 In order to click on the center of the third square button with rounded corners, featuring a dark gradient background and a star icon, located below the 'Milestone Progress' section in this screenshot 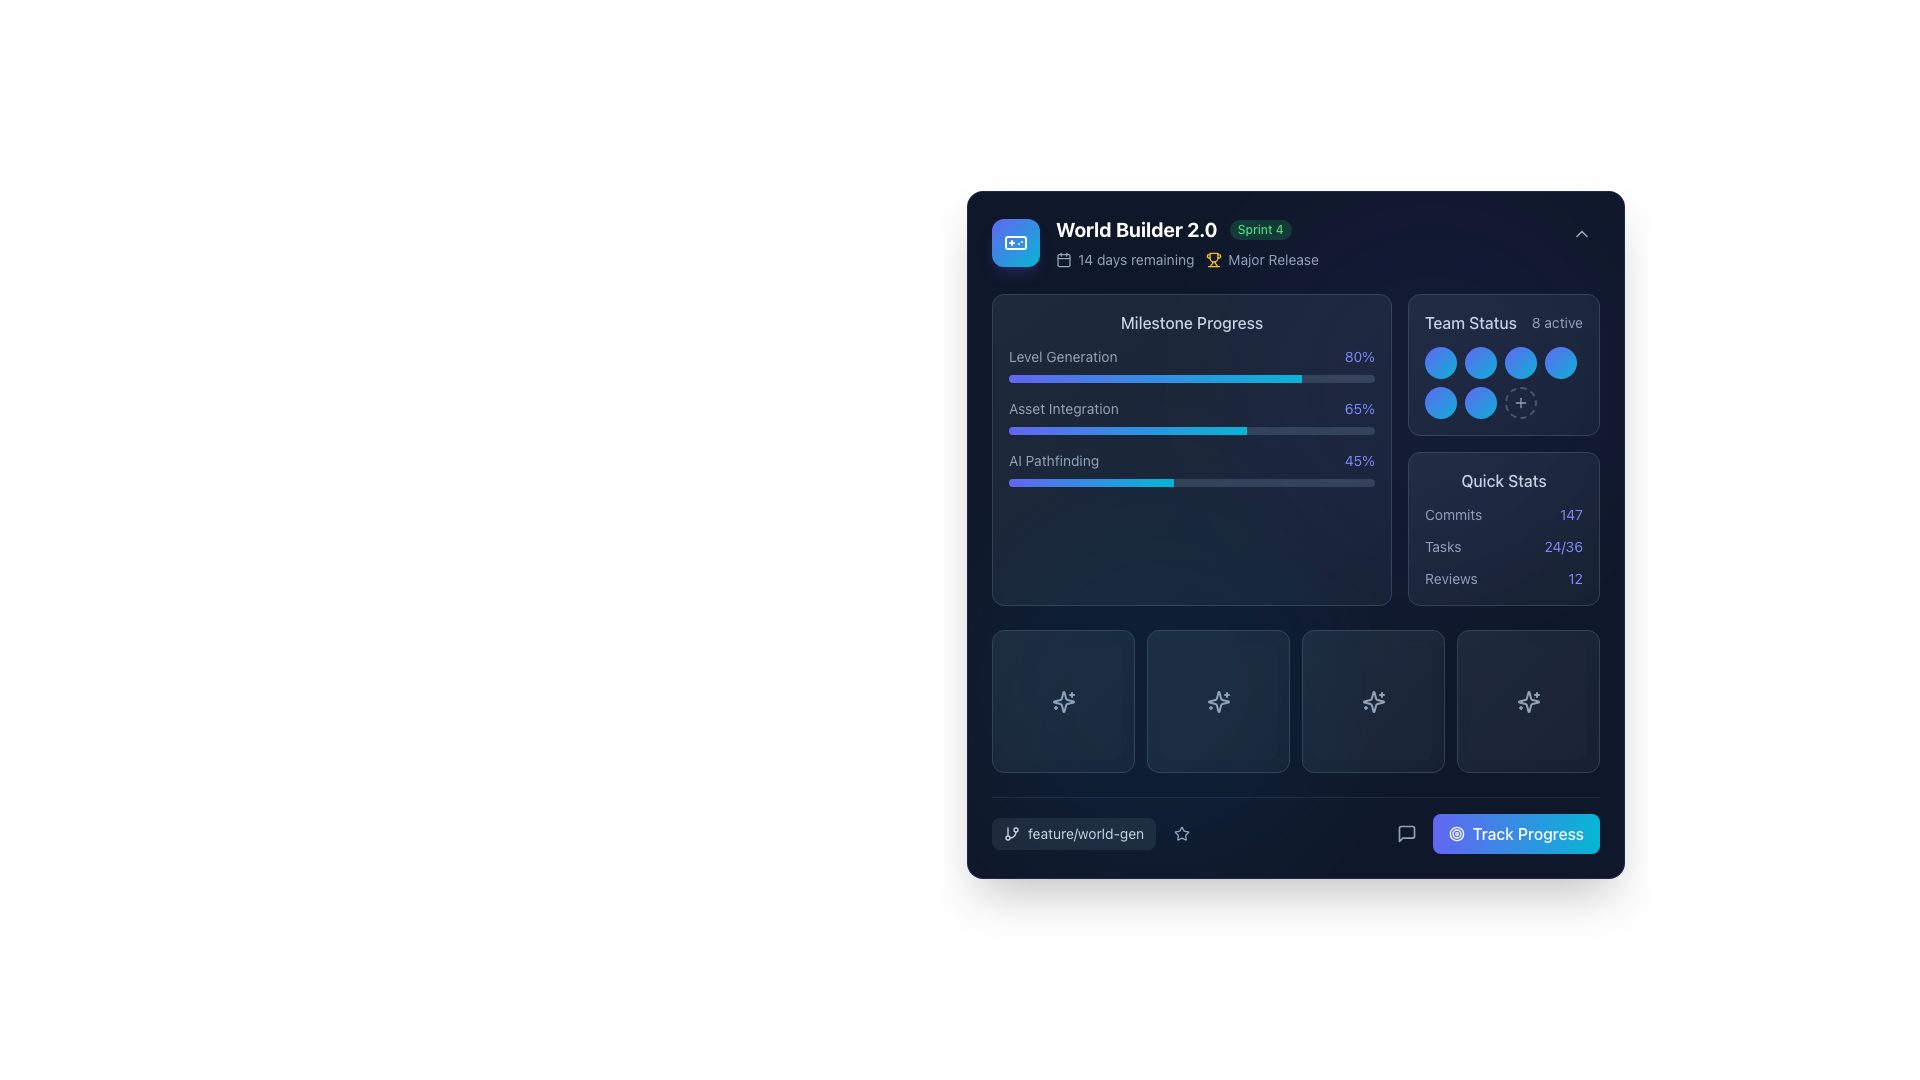, I will do `click(1372, 700)`.